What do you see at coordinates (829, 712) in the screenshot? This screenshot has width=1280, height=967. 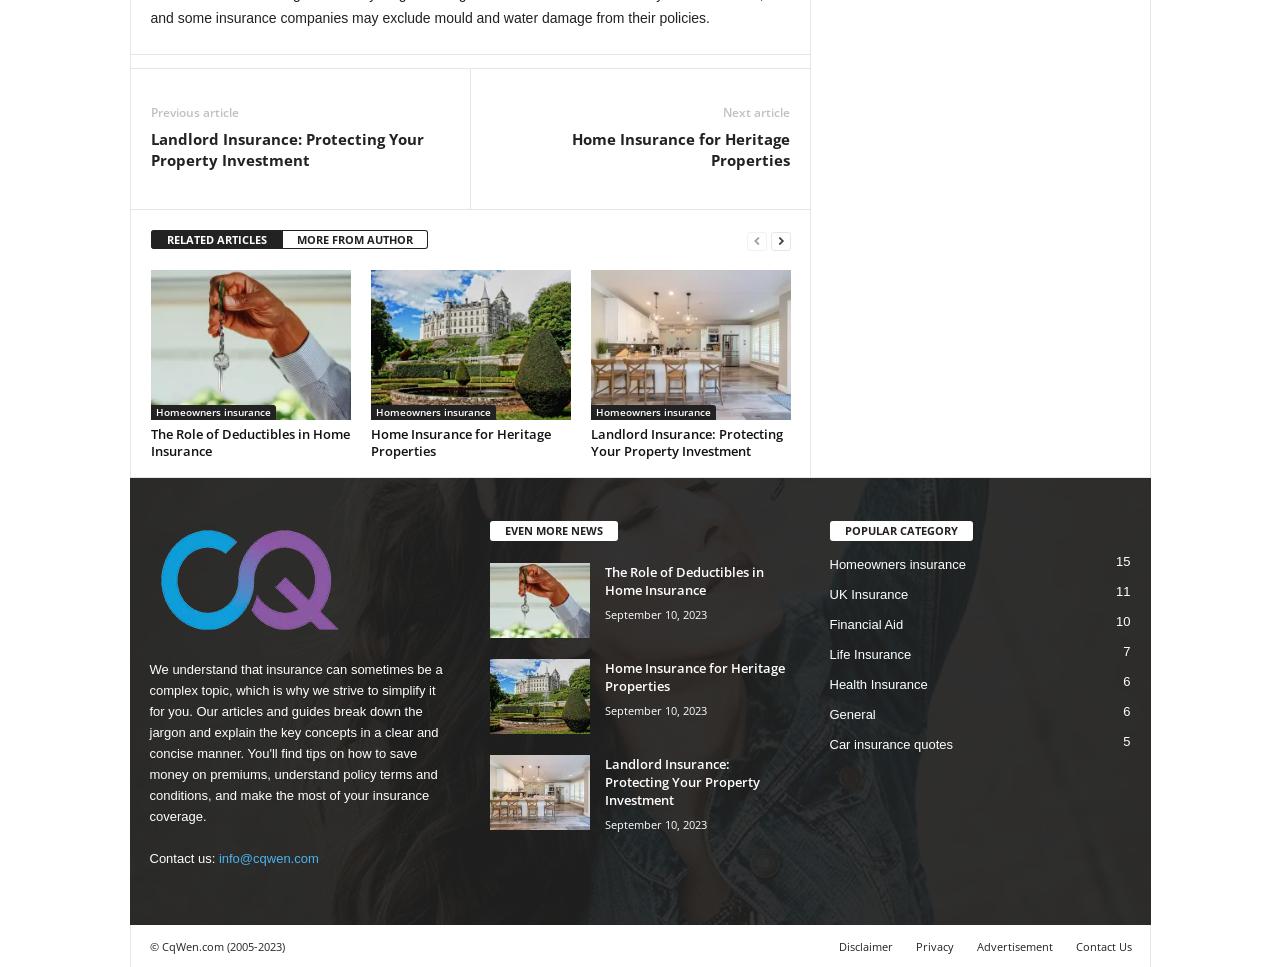 I see `'General'` at bounding box center [829, 712].